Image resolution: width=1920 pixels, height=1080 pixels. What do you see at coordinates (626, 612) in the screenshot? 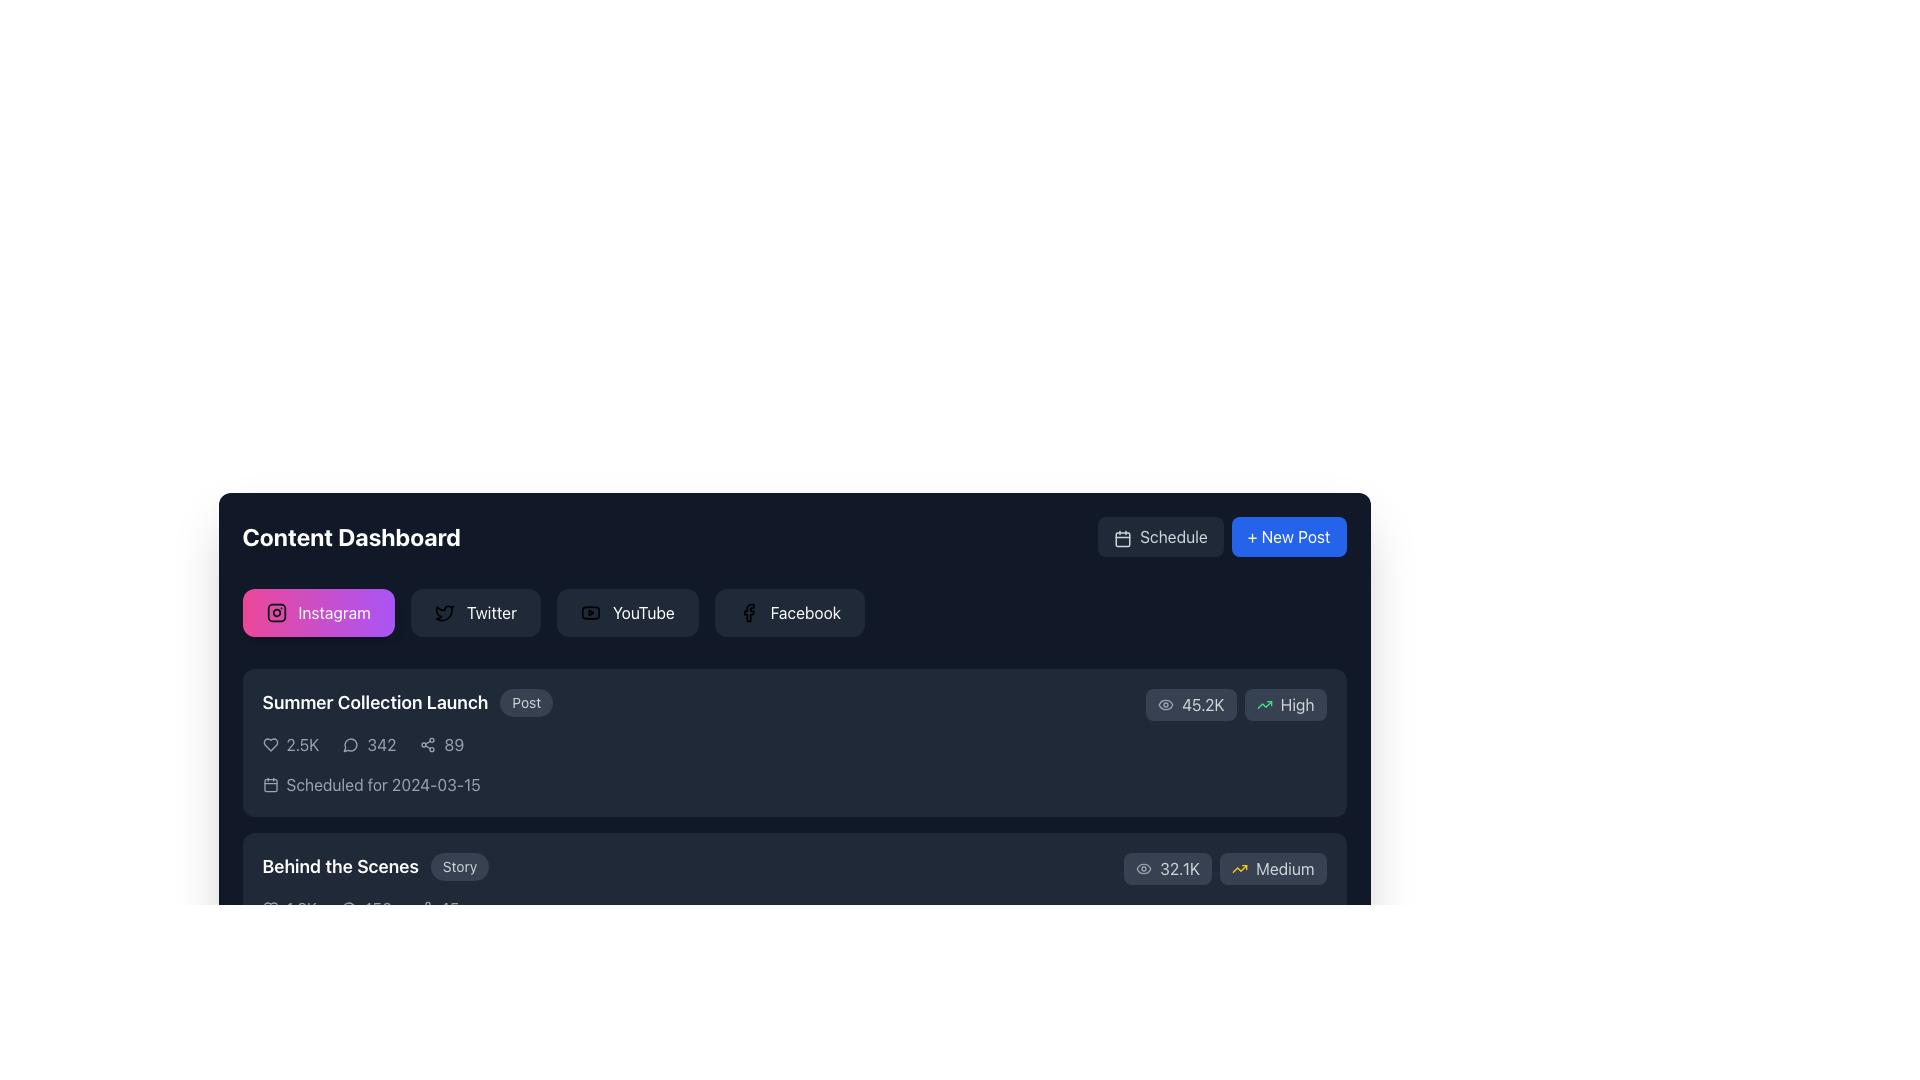
I see `the YouTube button, which is the third button in a horizontal row of four buttons` at bounding box center [626, 612].